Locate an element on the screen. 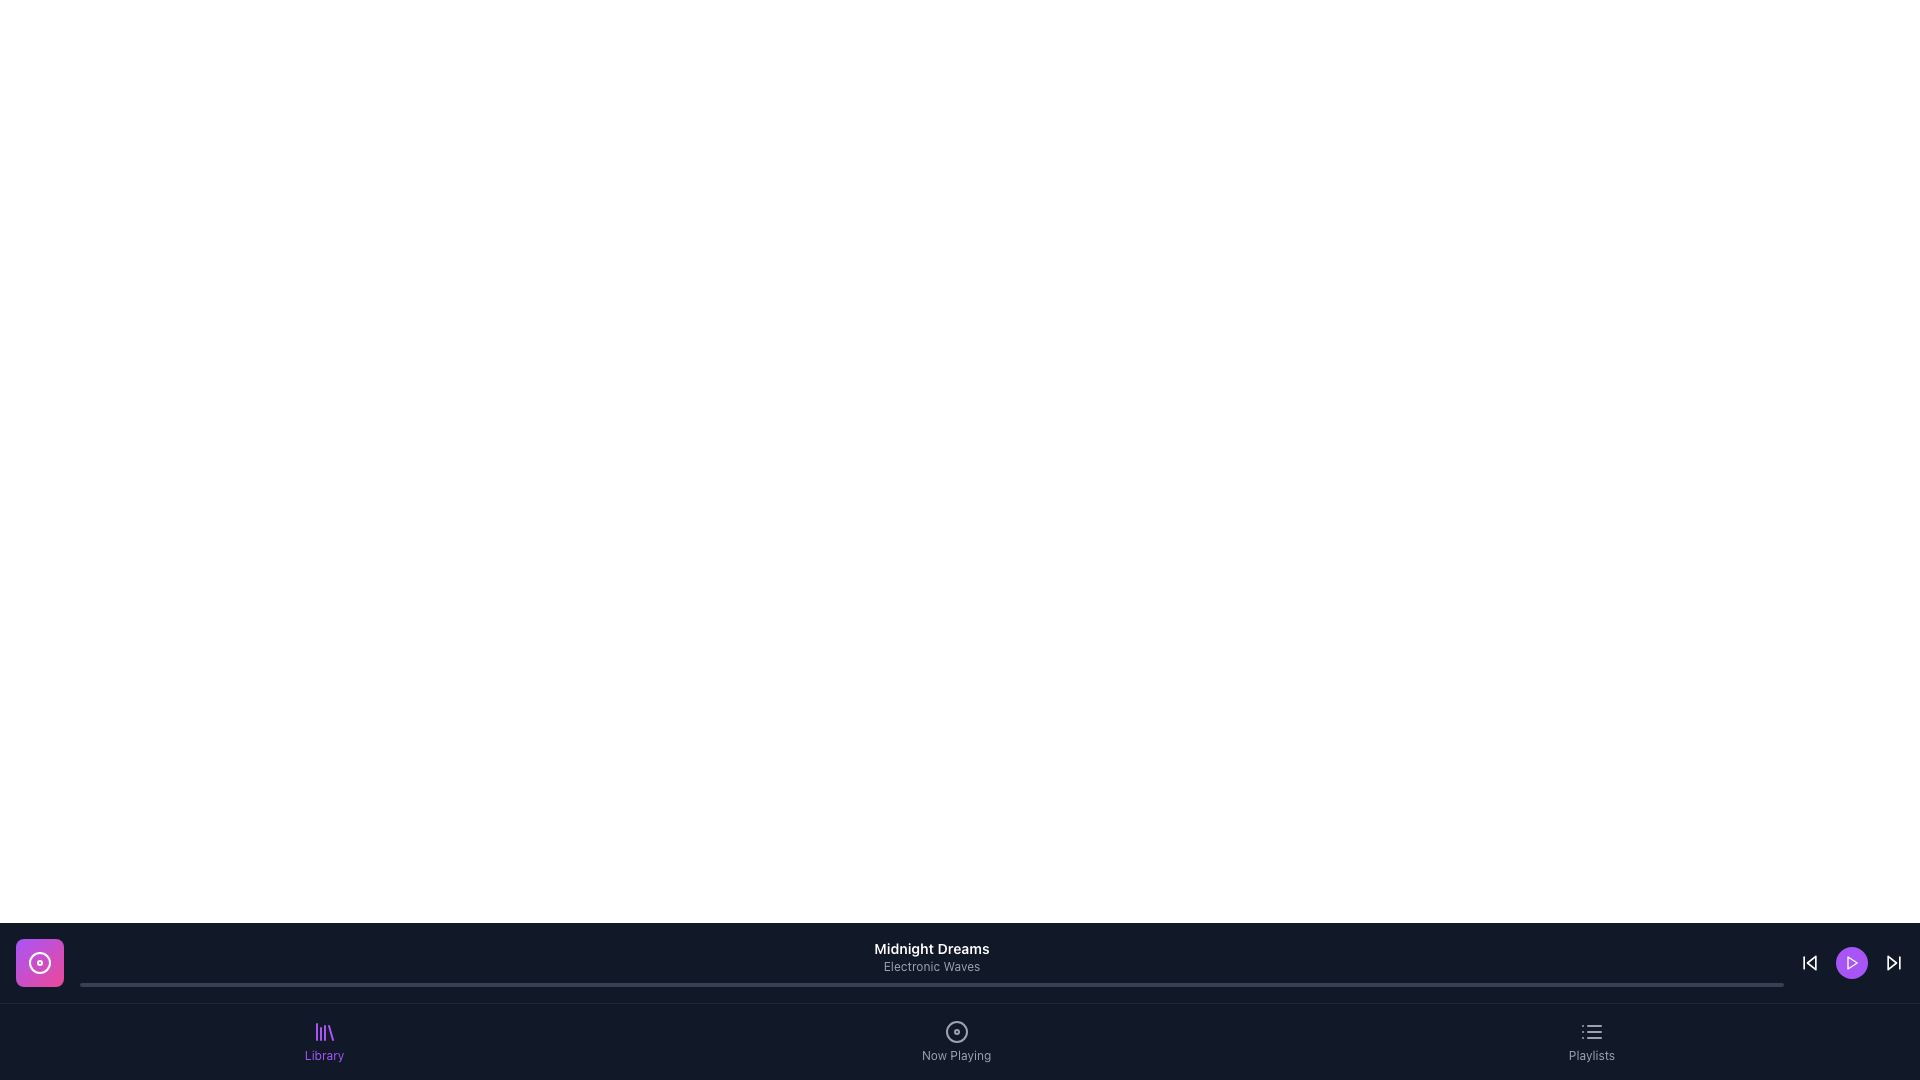 This screenshot has width=1920, height=1080. the progress bar located beneath the 'Electronic Waves' text, which is a thin horizontal bar with a gray background and rounded ends is located at coordinates (930, 983).